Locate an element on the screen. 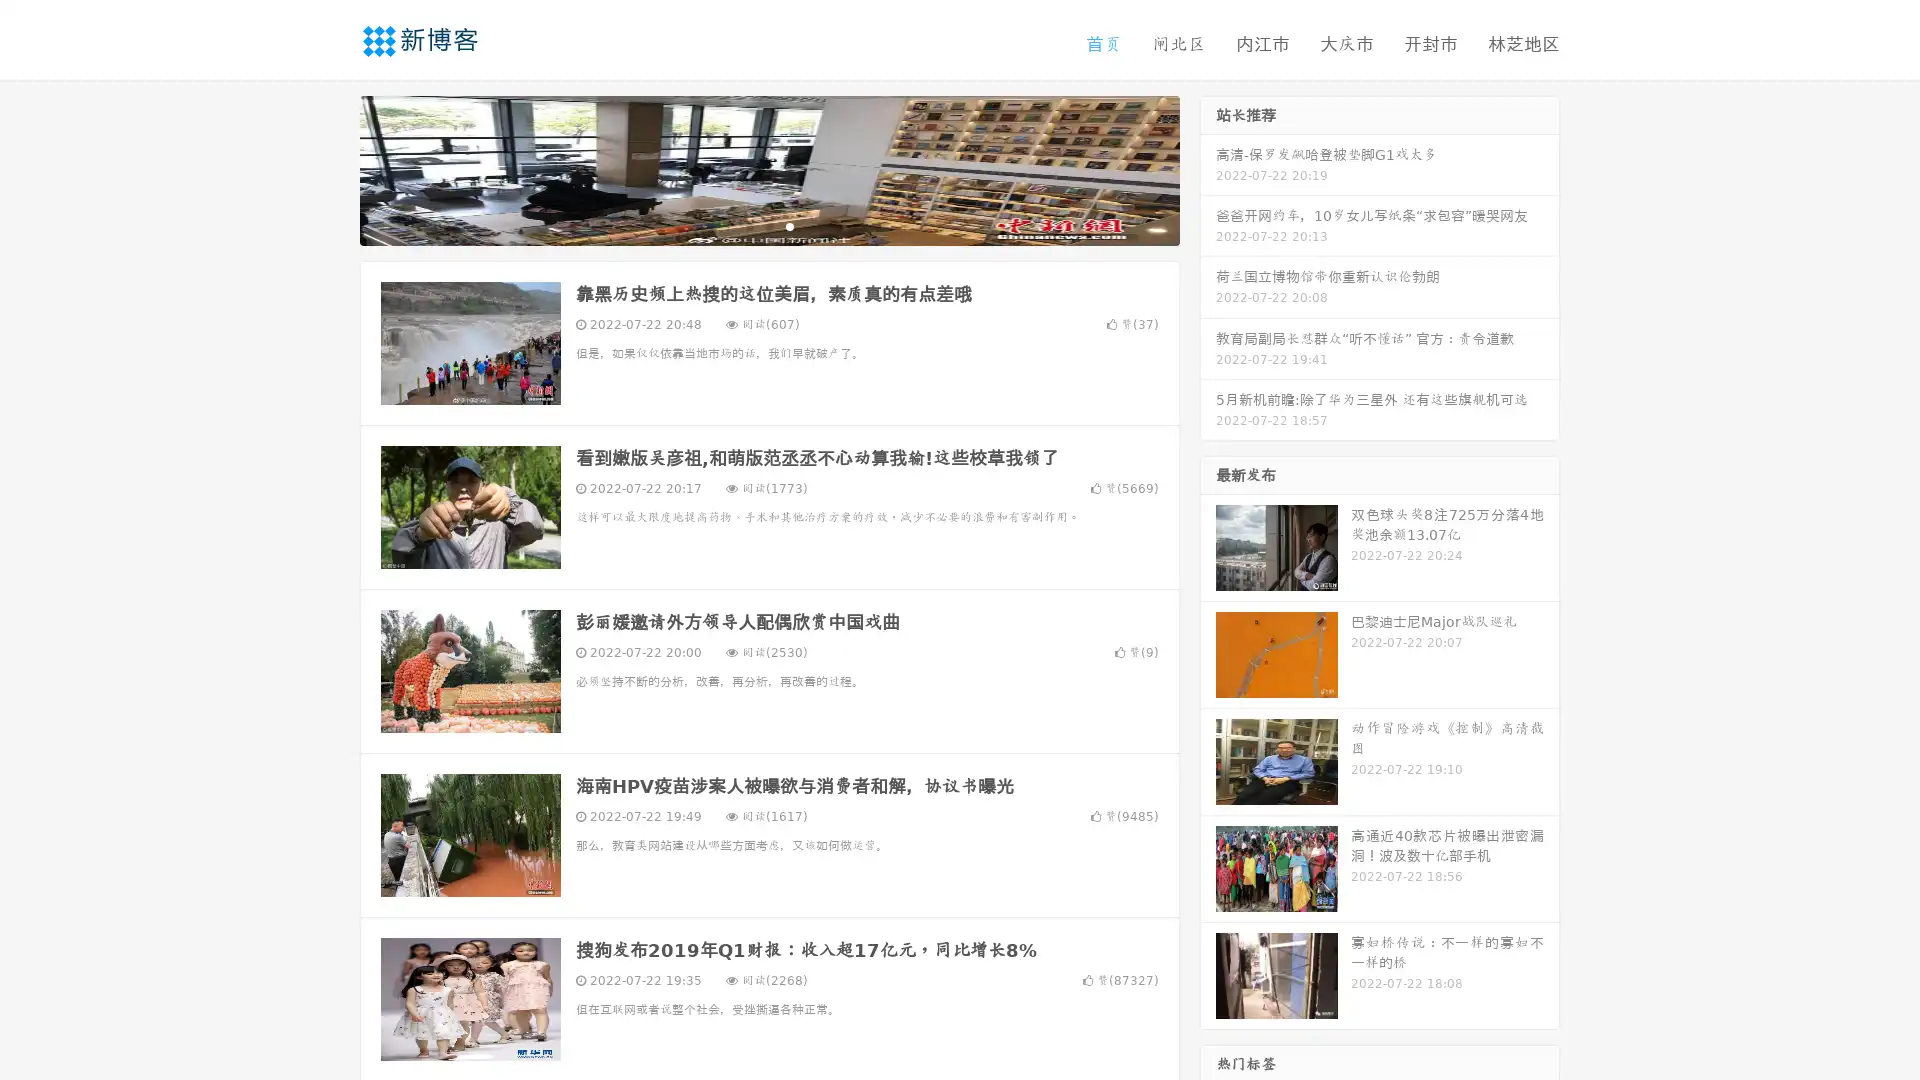 The image size is (1920, 1080). Next slide is located at coordinates (1208, 168).